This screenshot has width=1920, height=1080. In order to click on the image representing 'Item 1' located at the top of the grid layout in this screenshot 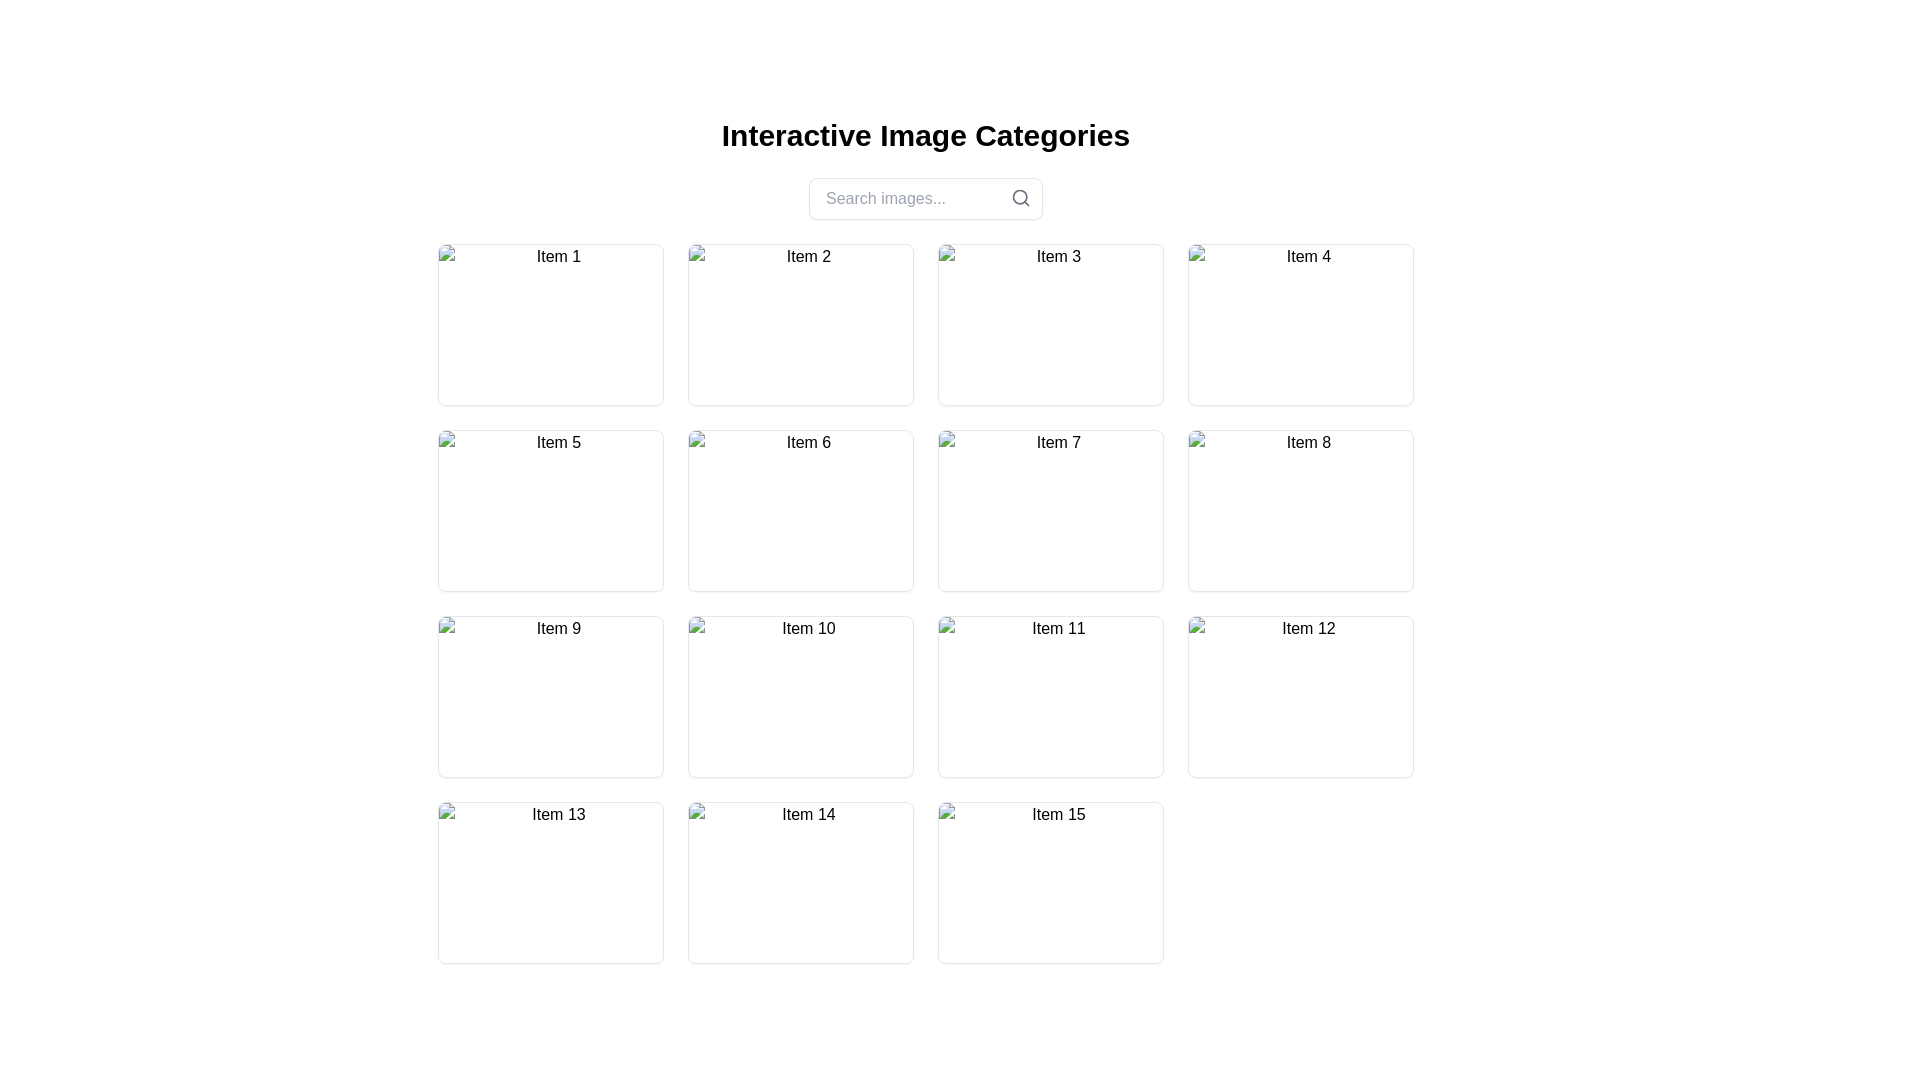, I will do `click(551, 323)`.